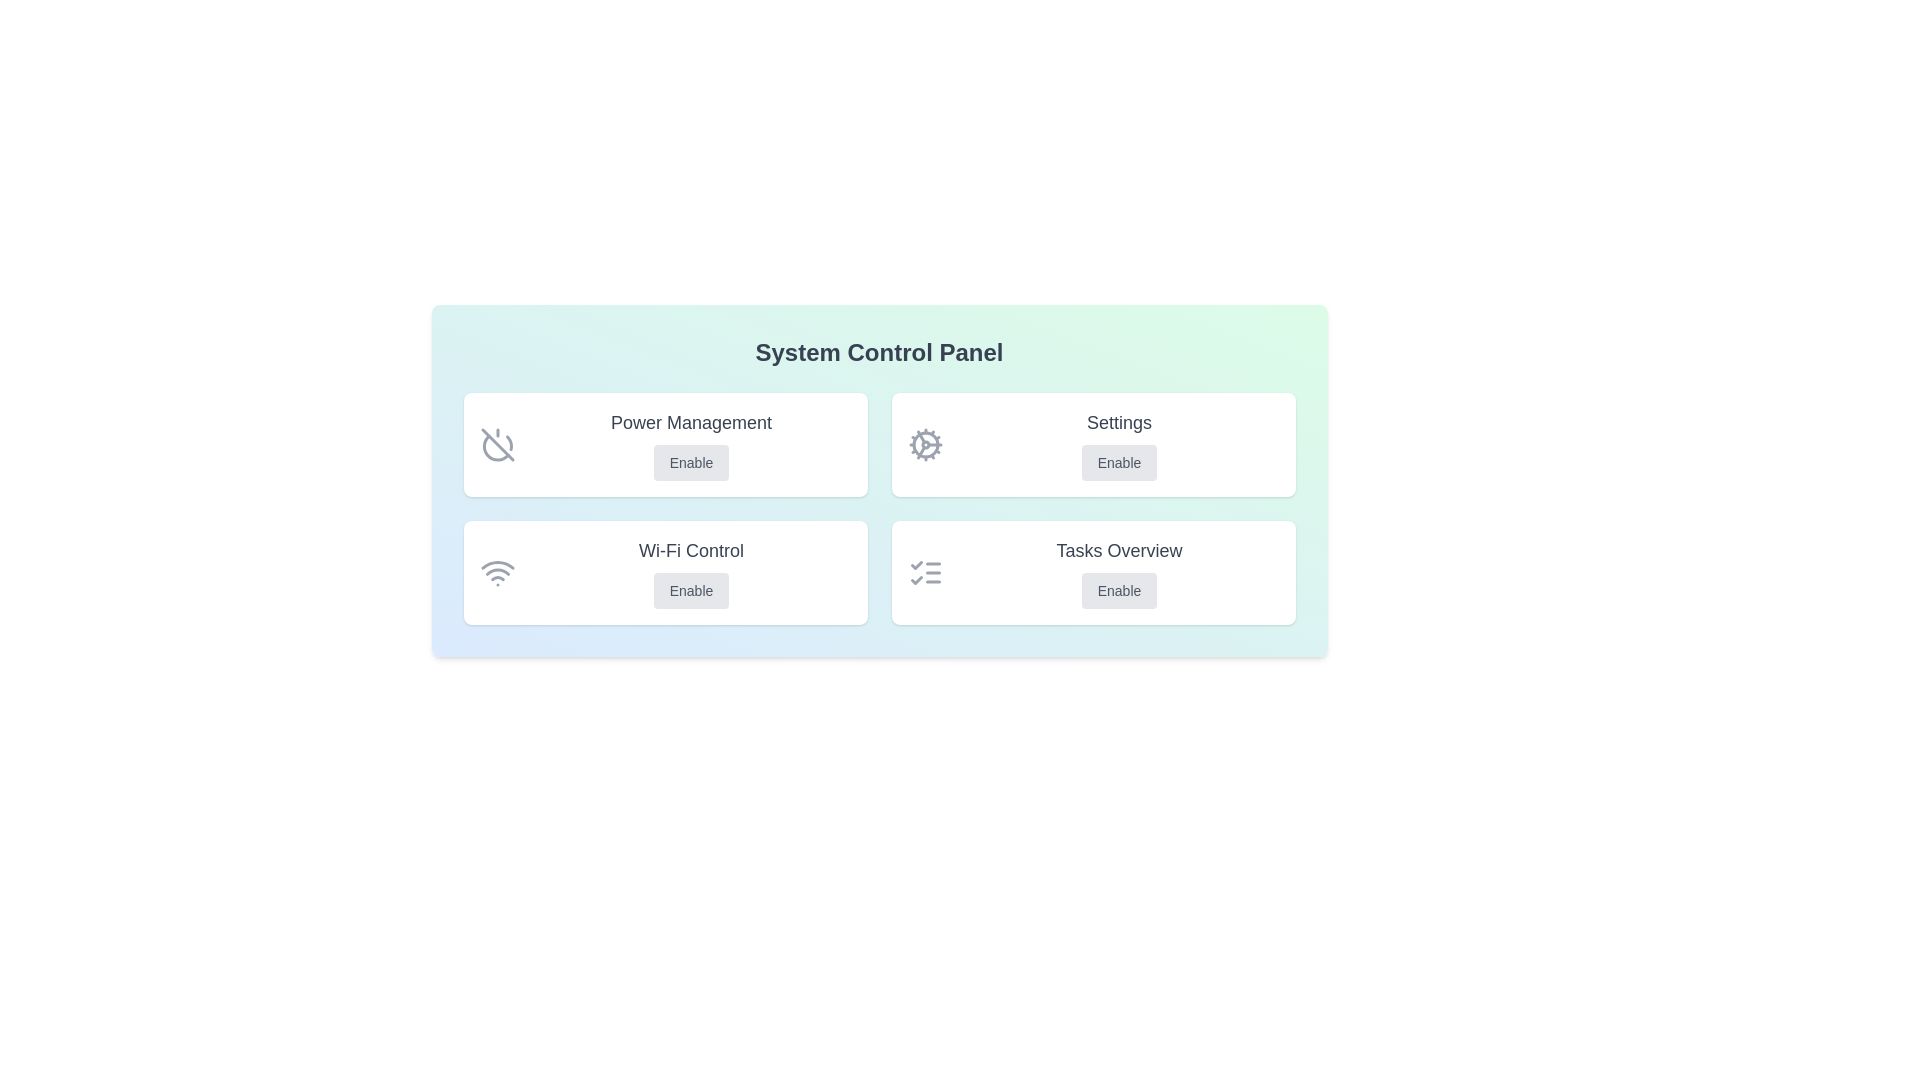  What do you see at coordinates (924, 573) in the screenshot?
I see `the checklist icon located on the left side of the 'Tasks Overview' card, which features two check marks and three horizontal lines, styled in muted gray` at bounding box center [924, 573].